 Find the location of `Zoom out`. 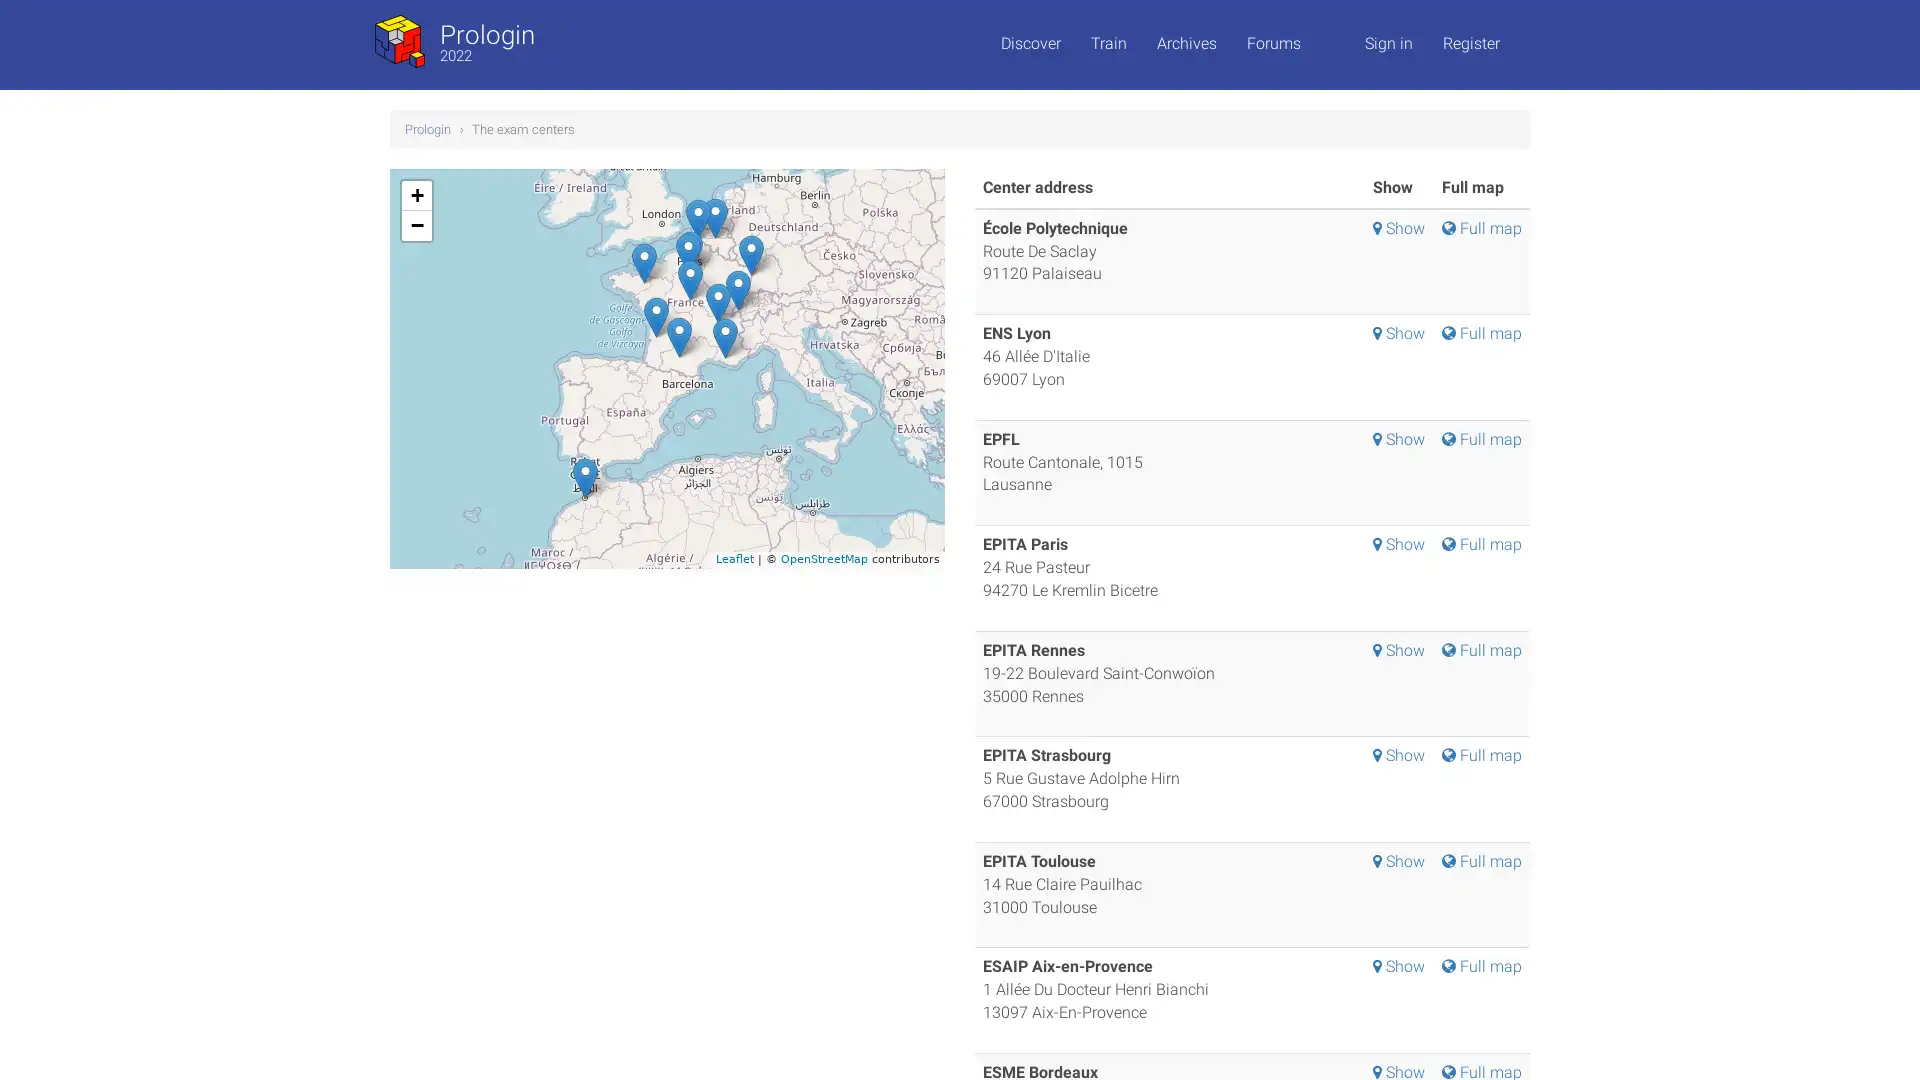

Zoom out is located at coordinates (416, 224).